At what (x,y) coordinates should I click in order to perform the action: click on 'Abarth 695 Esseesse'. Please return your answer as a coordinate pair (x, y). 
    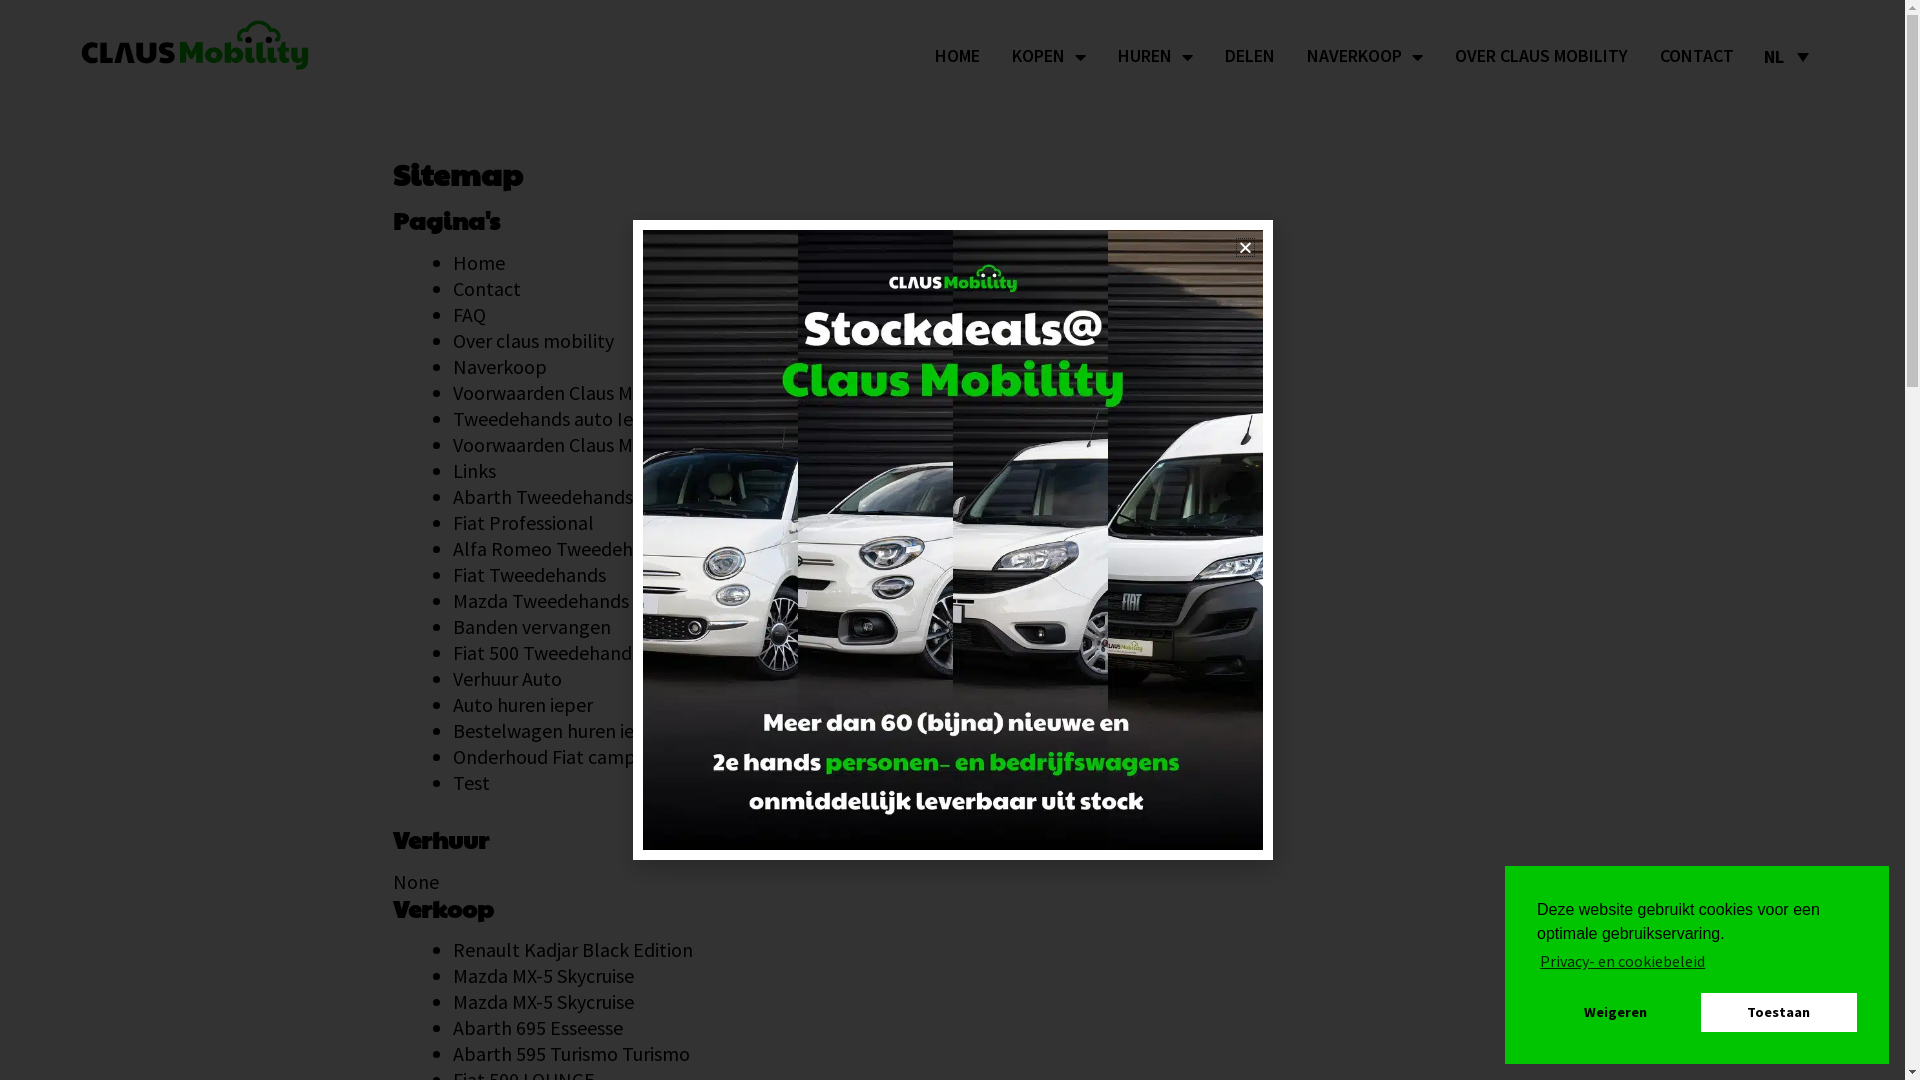
    Looking at the image, I should click on (537, 1027).